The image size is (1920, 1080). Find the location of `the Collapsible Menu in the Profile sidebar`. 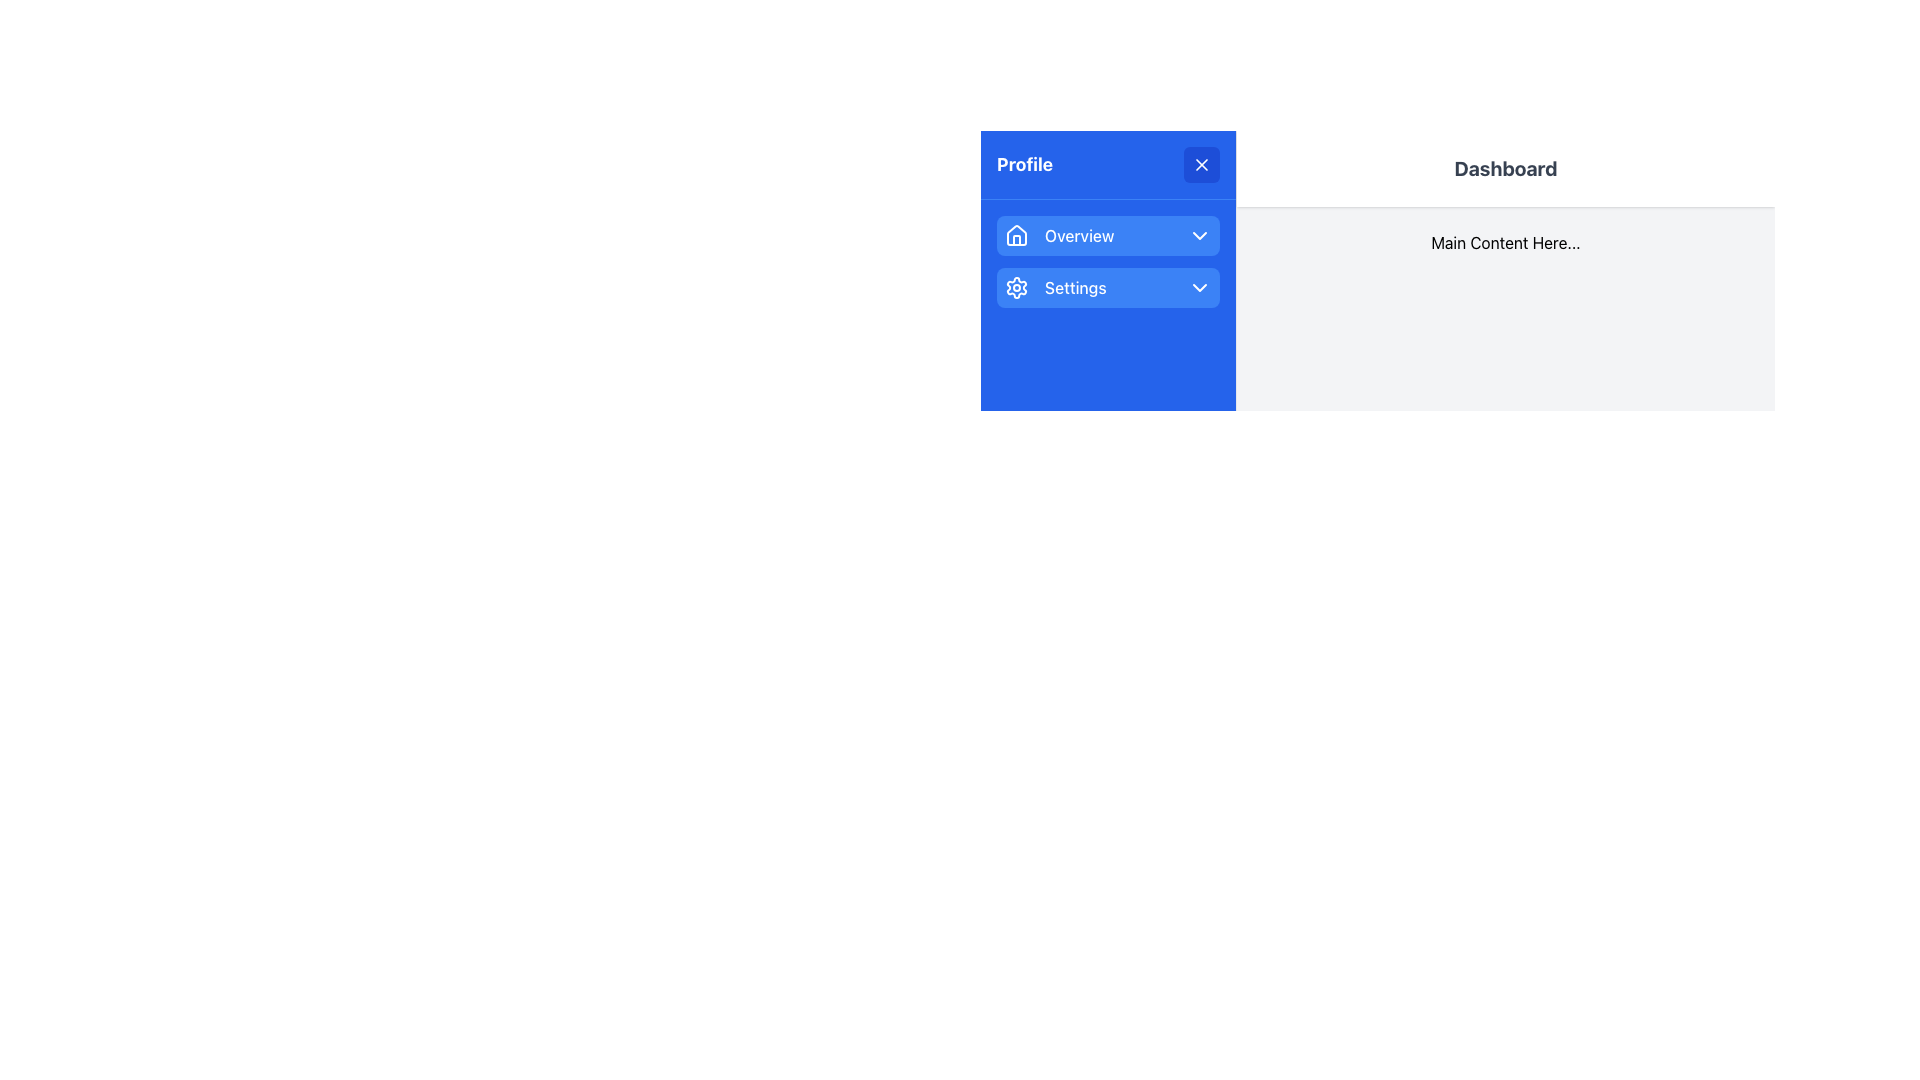

the Collapsible Menu in the Profile sidebar is located at coordinates (1107, 261).